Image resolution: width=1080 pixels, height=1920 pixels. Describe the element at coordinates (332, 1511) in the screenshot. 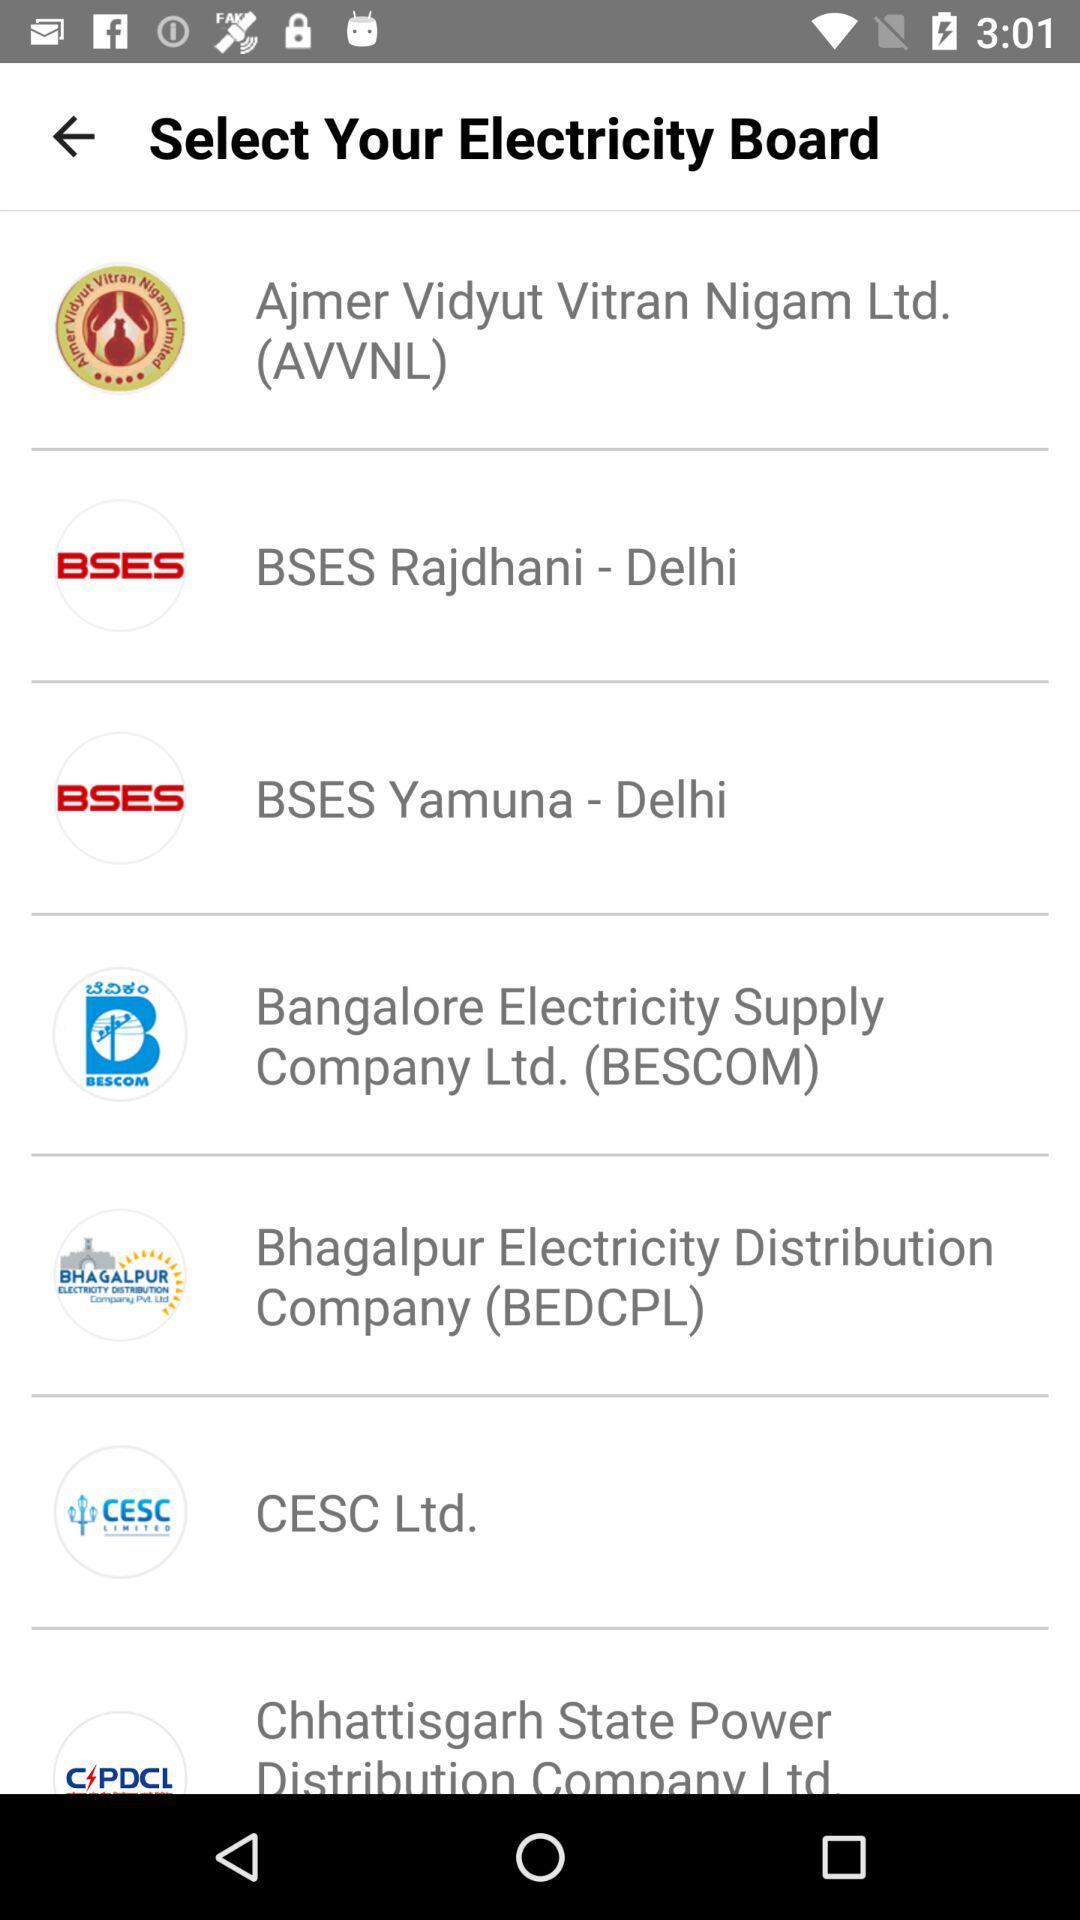

I see `the icon above chhattisgarh state power icon` at that location.